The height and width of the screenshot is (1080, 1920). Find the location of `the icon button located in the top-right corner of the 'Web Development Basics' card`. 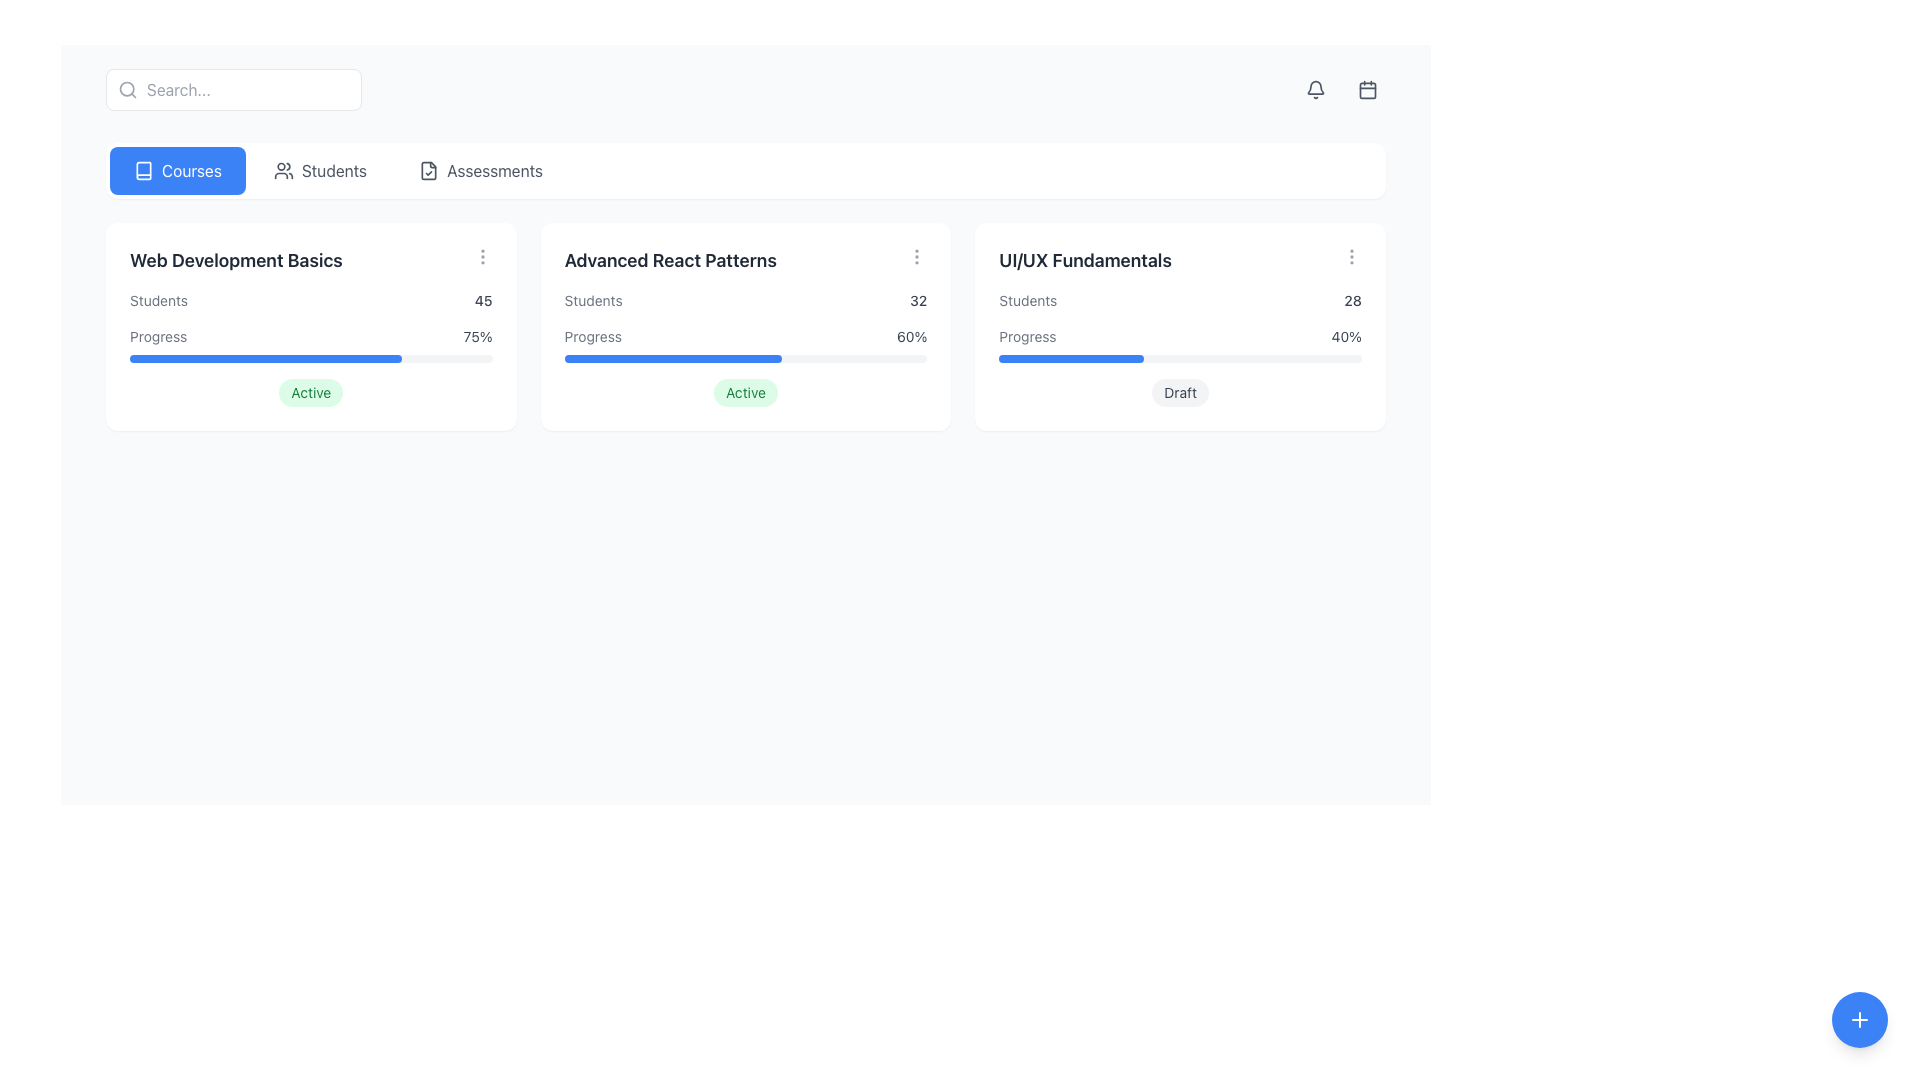

the icon button located in the top-right corner of the 'Web Development Basics' card is located at coordinates (482, 256).